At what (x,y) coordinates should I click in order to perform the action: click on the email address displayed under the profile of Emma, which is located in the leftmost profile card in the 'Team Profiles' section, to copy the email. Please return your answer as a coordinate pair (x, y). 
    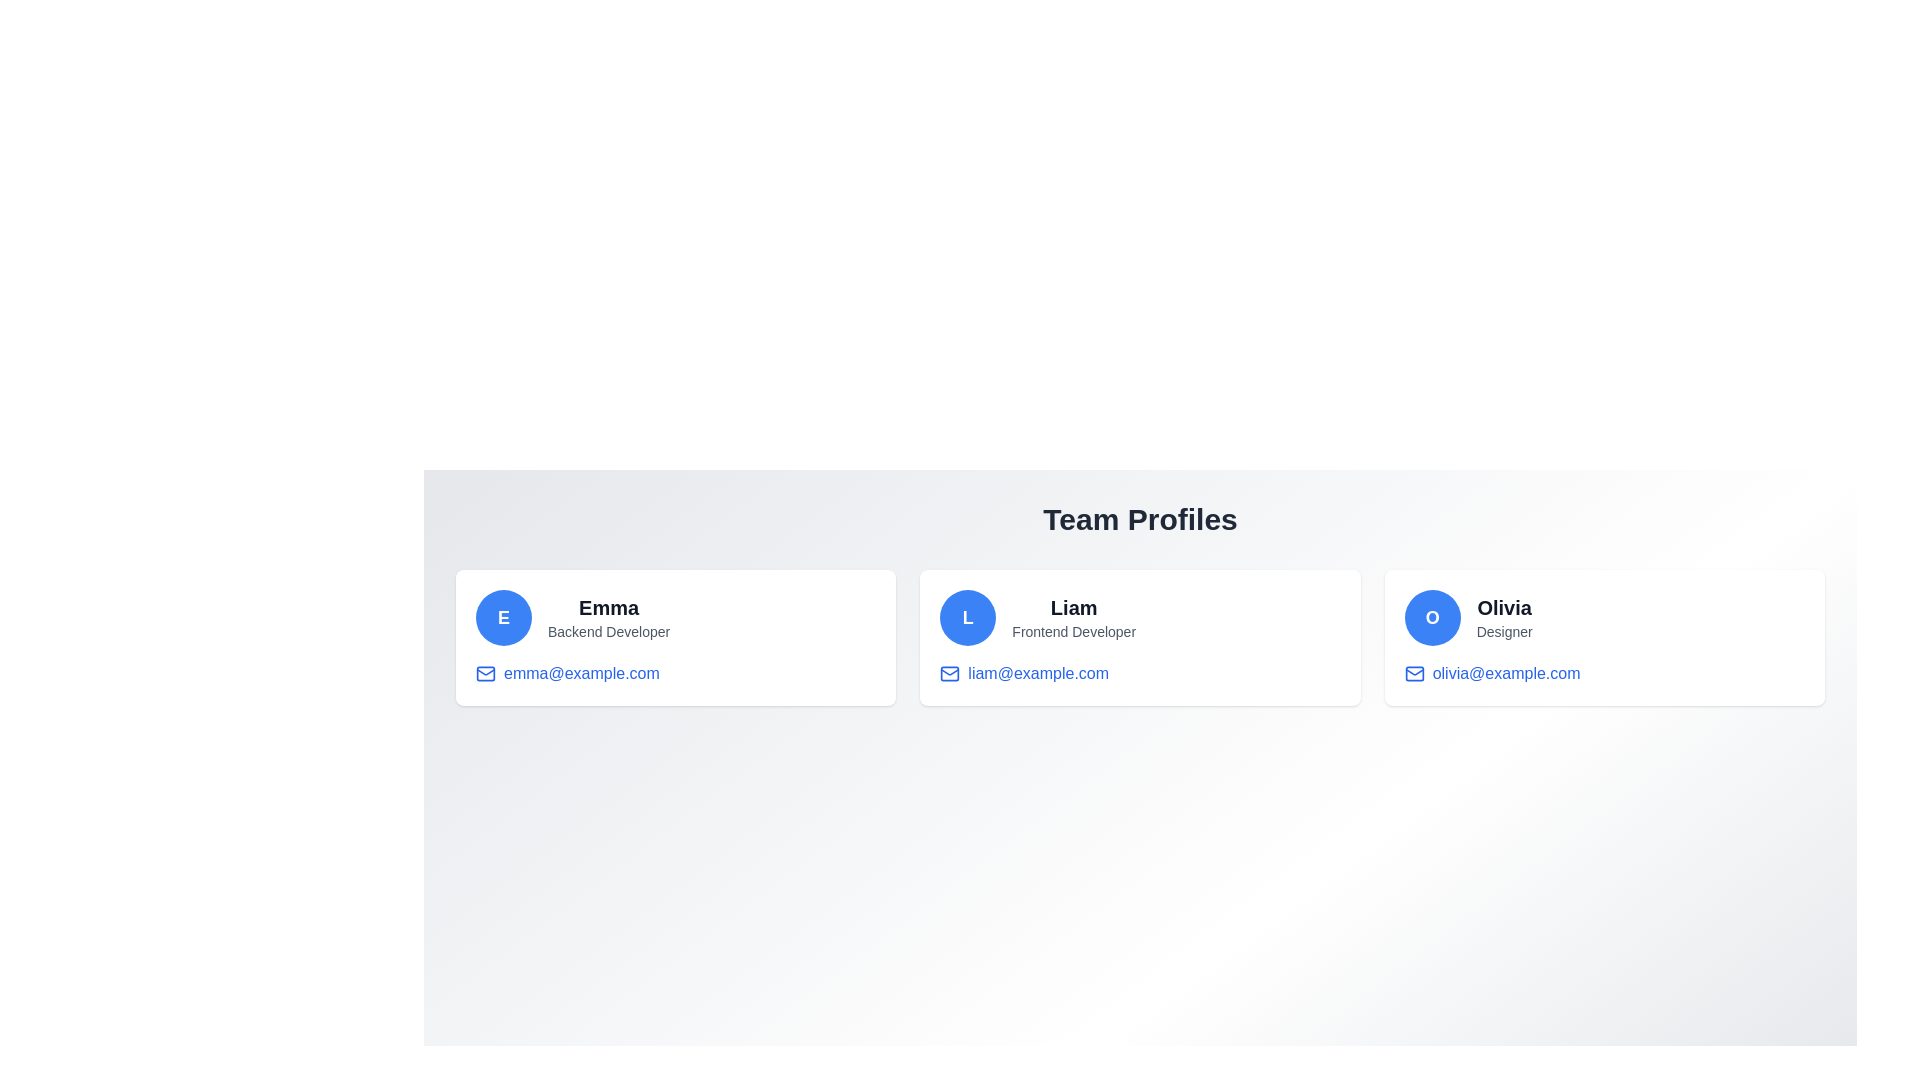
    Looking at the image, I should click on (580, 674).